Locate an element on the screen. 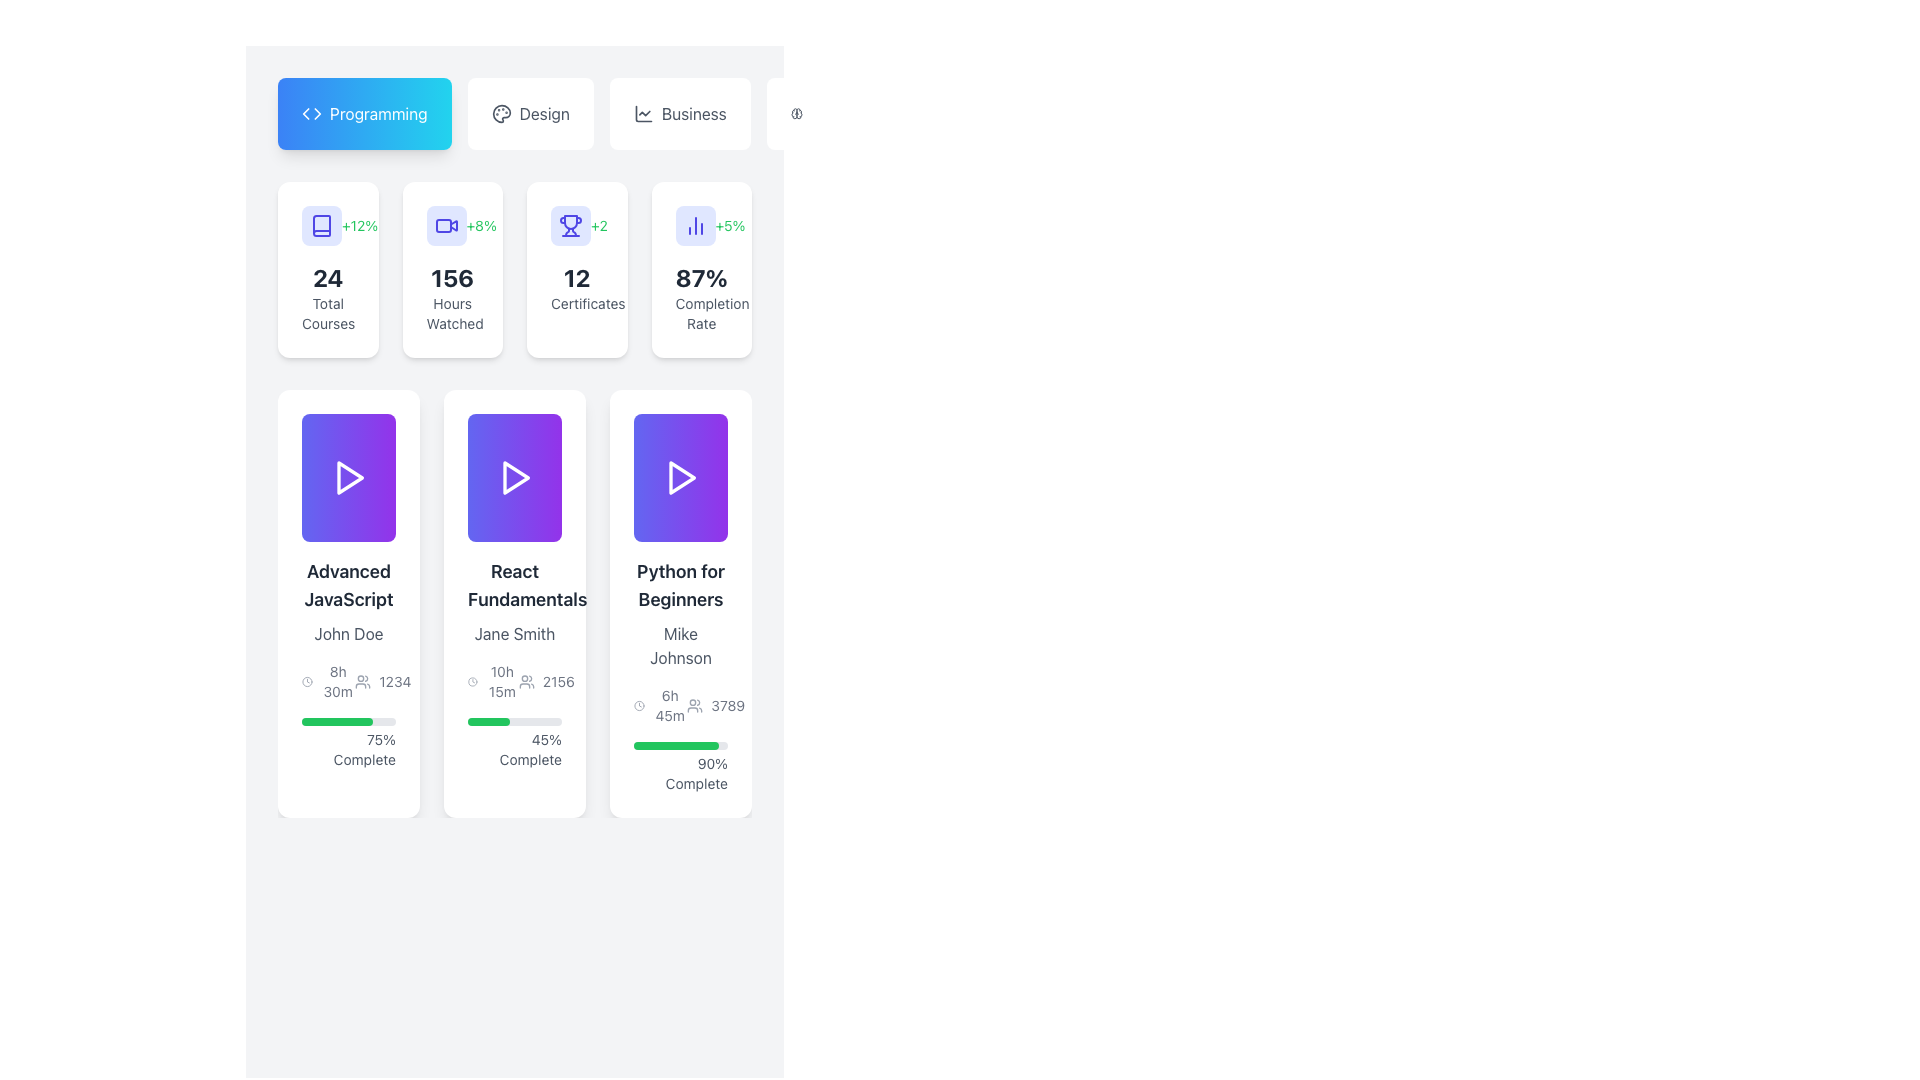  the green rounded progress bar segment indicating 90% completion within the 'Python for Beginners' course card to trigger any tooltips is located at coordinates (676, 745).